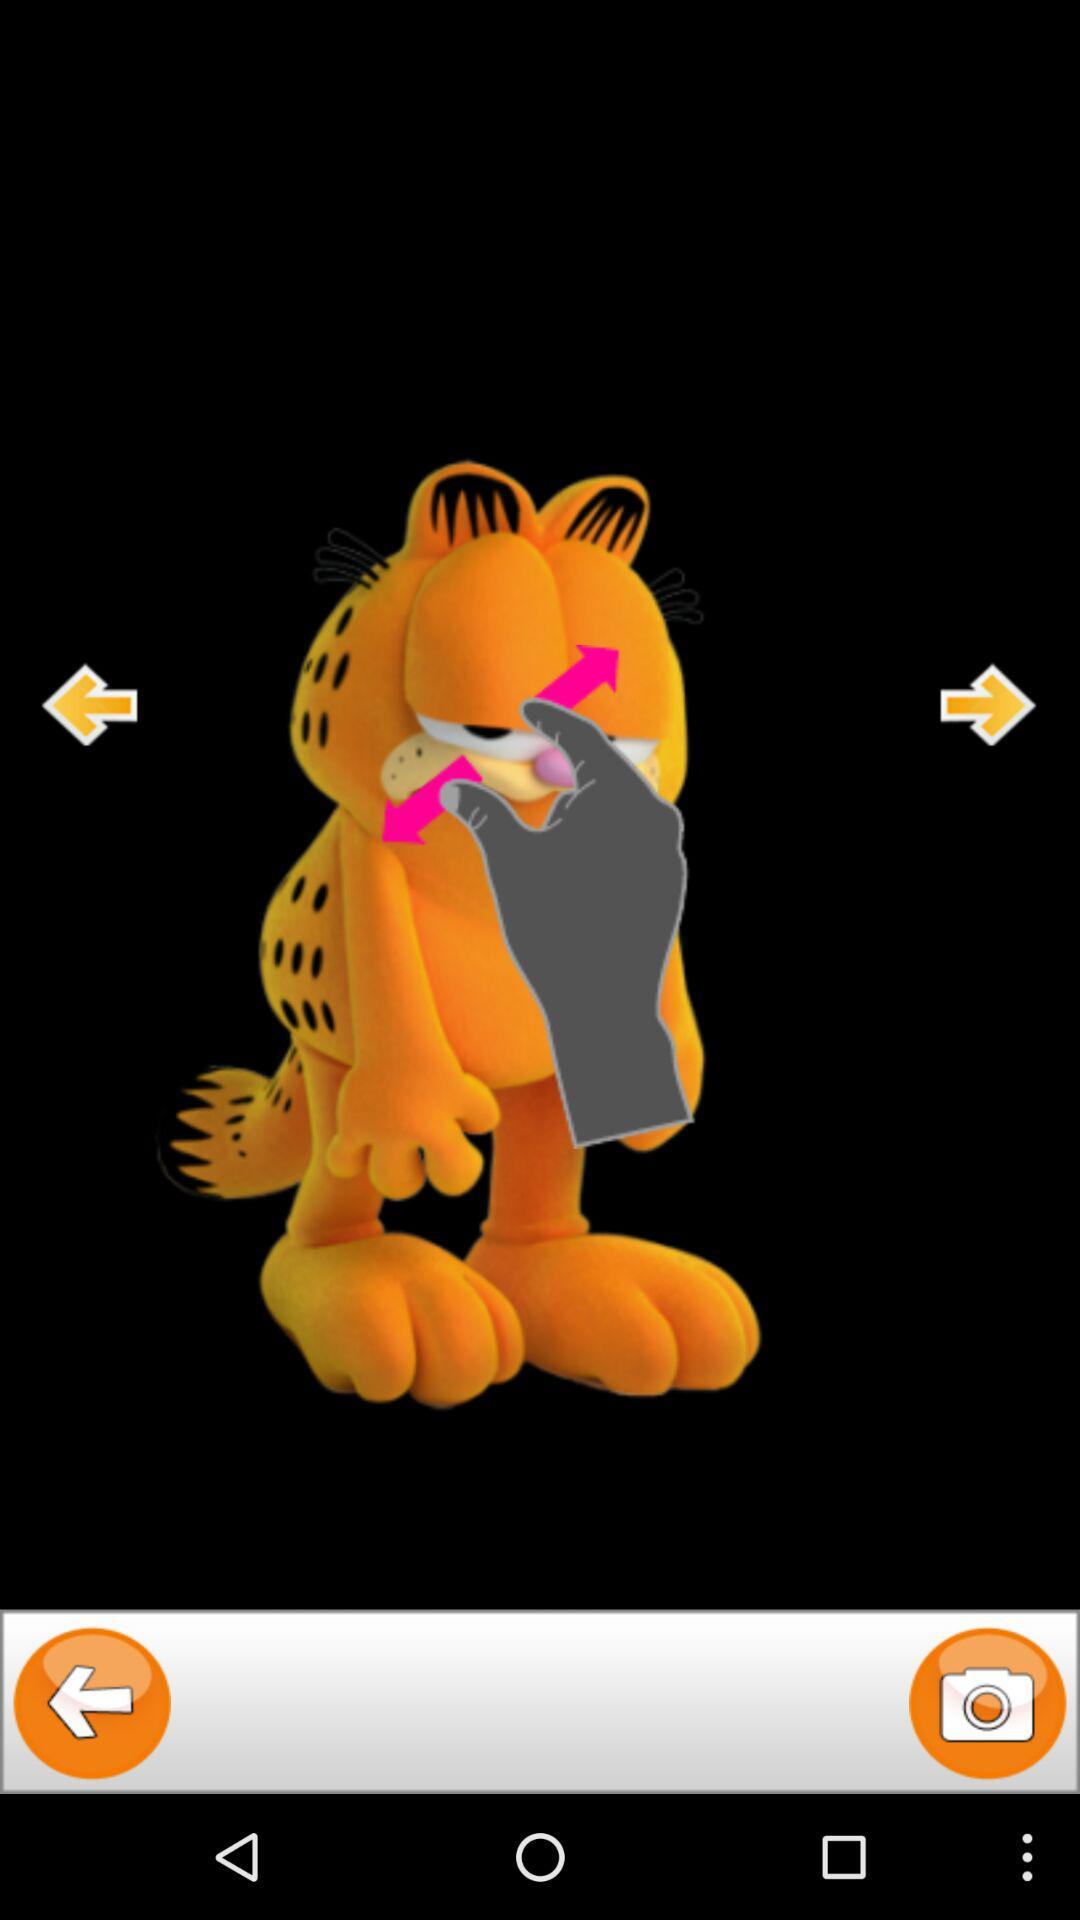 This screenshot has height=1920, width=1080. I want to click on take a picture, so click(986, 1700).